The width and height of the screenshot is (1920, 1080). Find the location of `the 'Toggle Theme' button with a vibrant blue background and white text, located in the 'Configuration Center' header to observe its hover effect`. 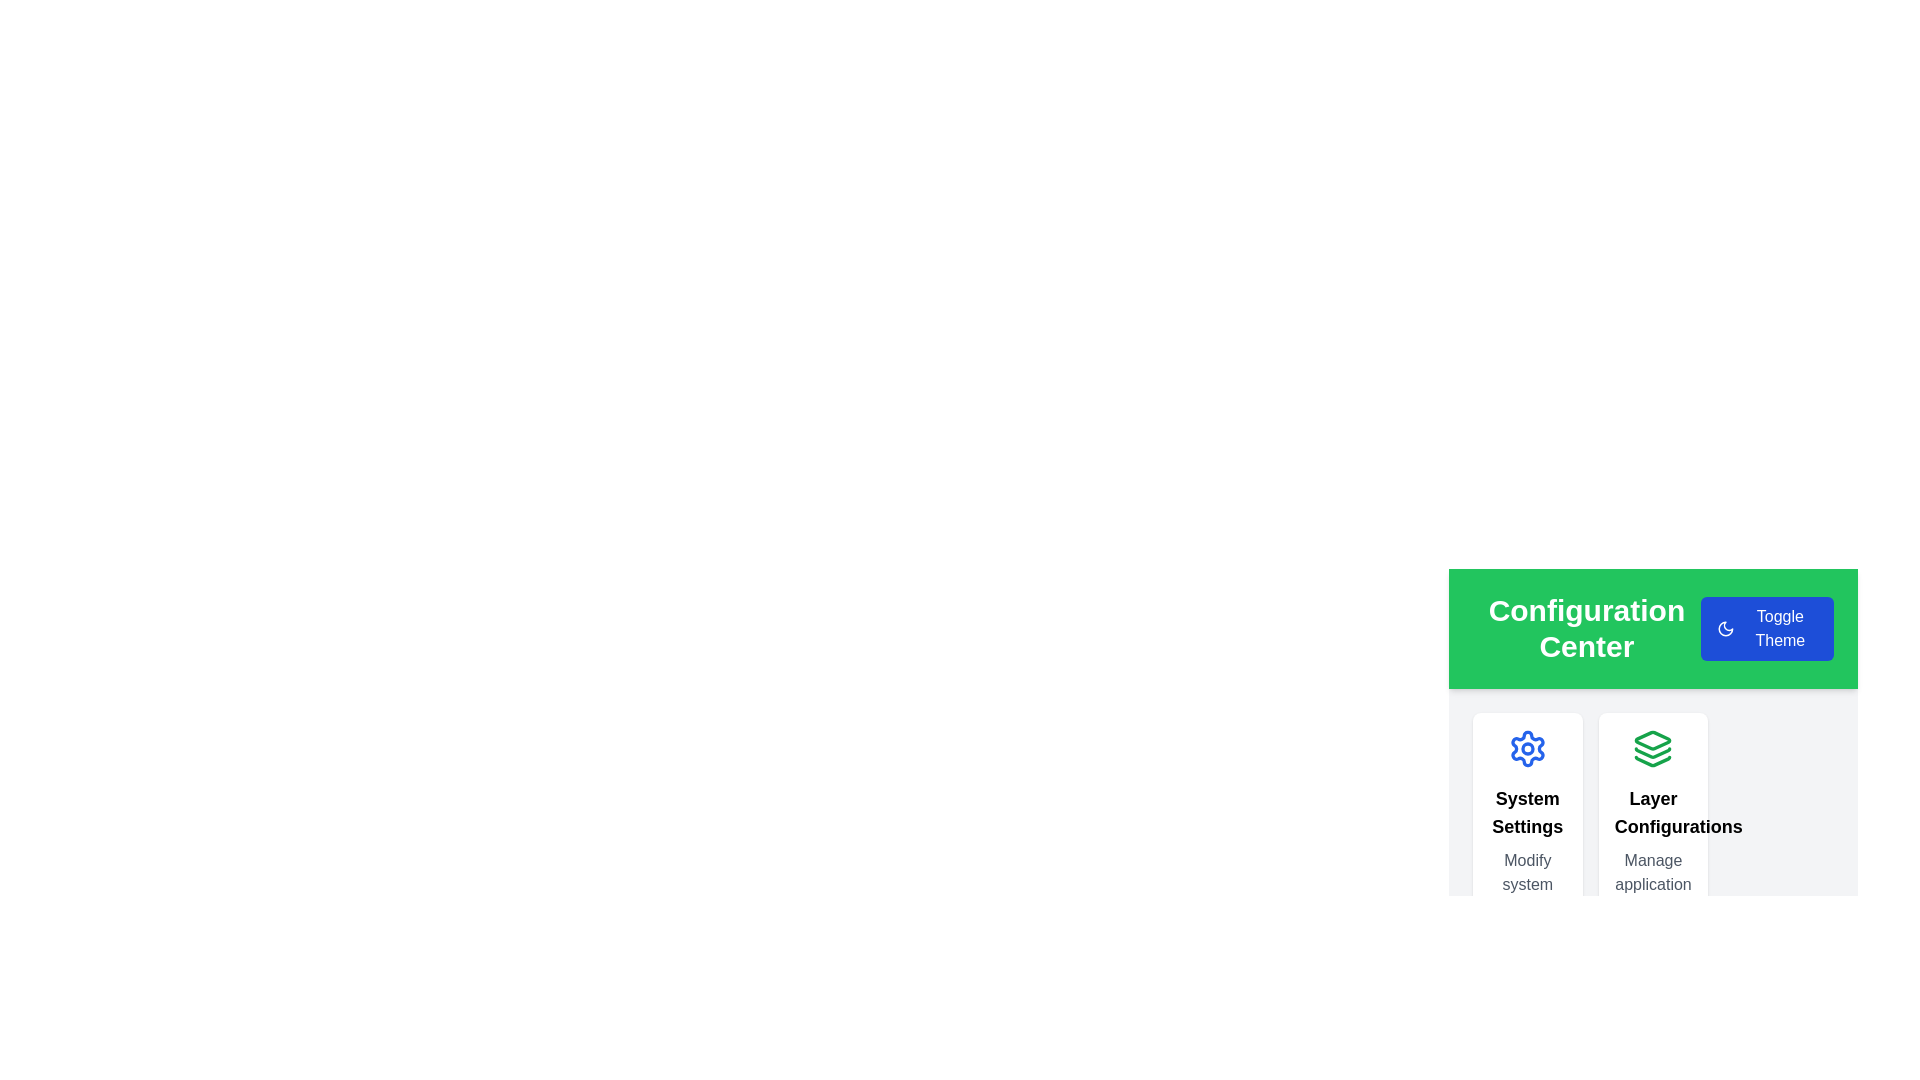

the 'Toggle Theme' button with a vibrant blue background and white text, located in the 'Configuration Center' header to observe its hover effect is located at coordinates (1767, 627).